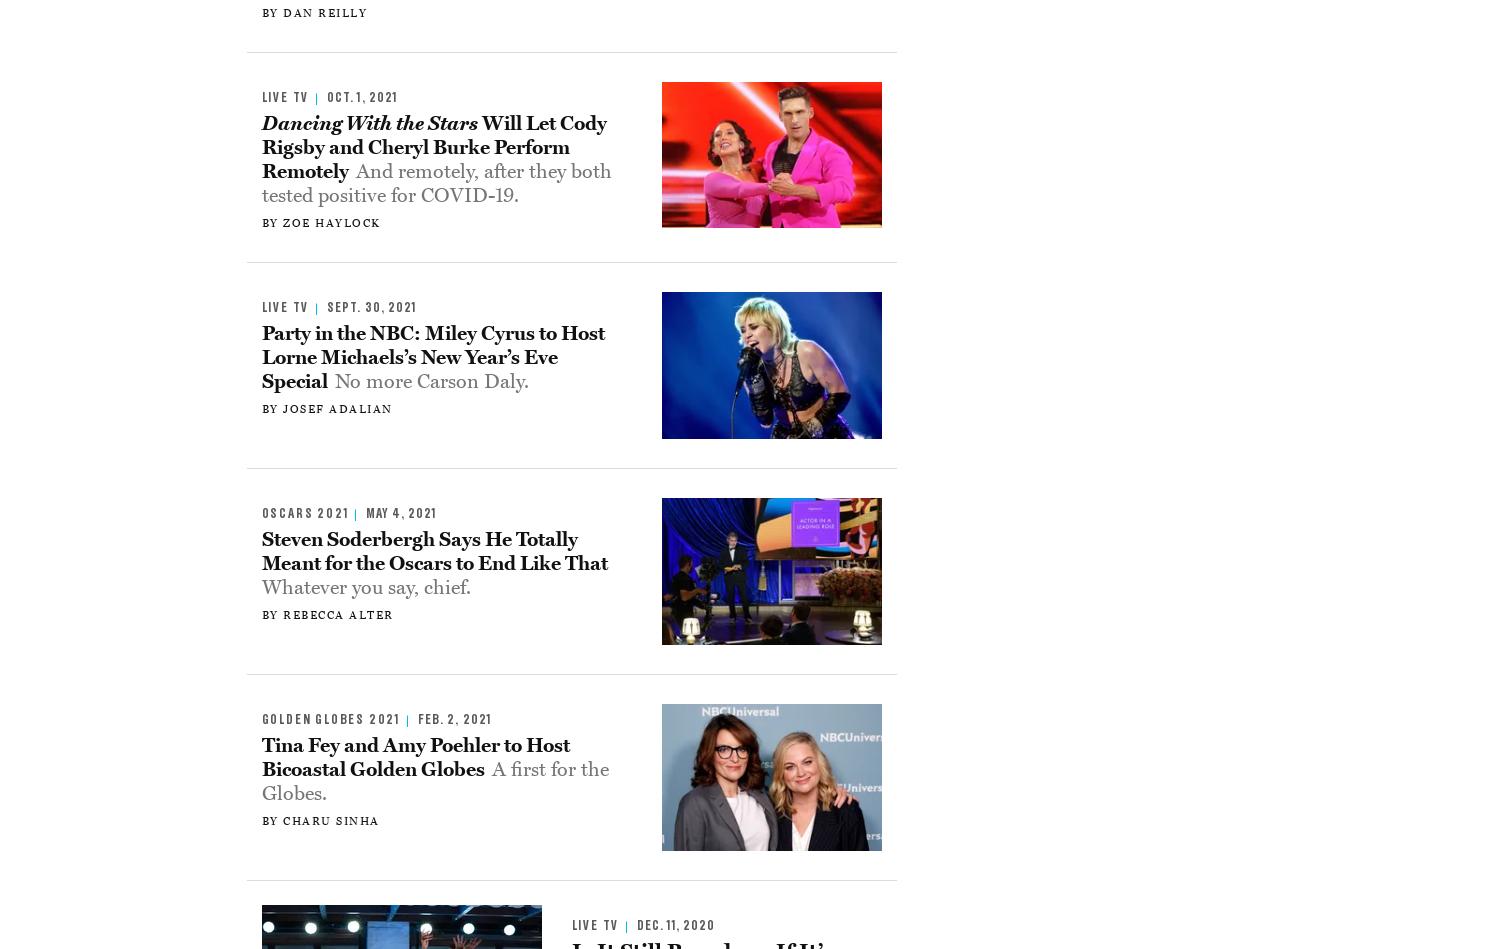  Describe the element at coordinates (431, 381) in the screenshot. I see `'No more Carson Daly.'` at that location.